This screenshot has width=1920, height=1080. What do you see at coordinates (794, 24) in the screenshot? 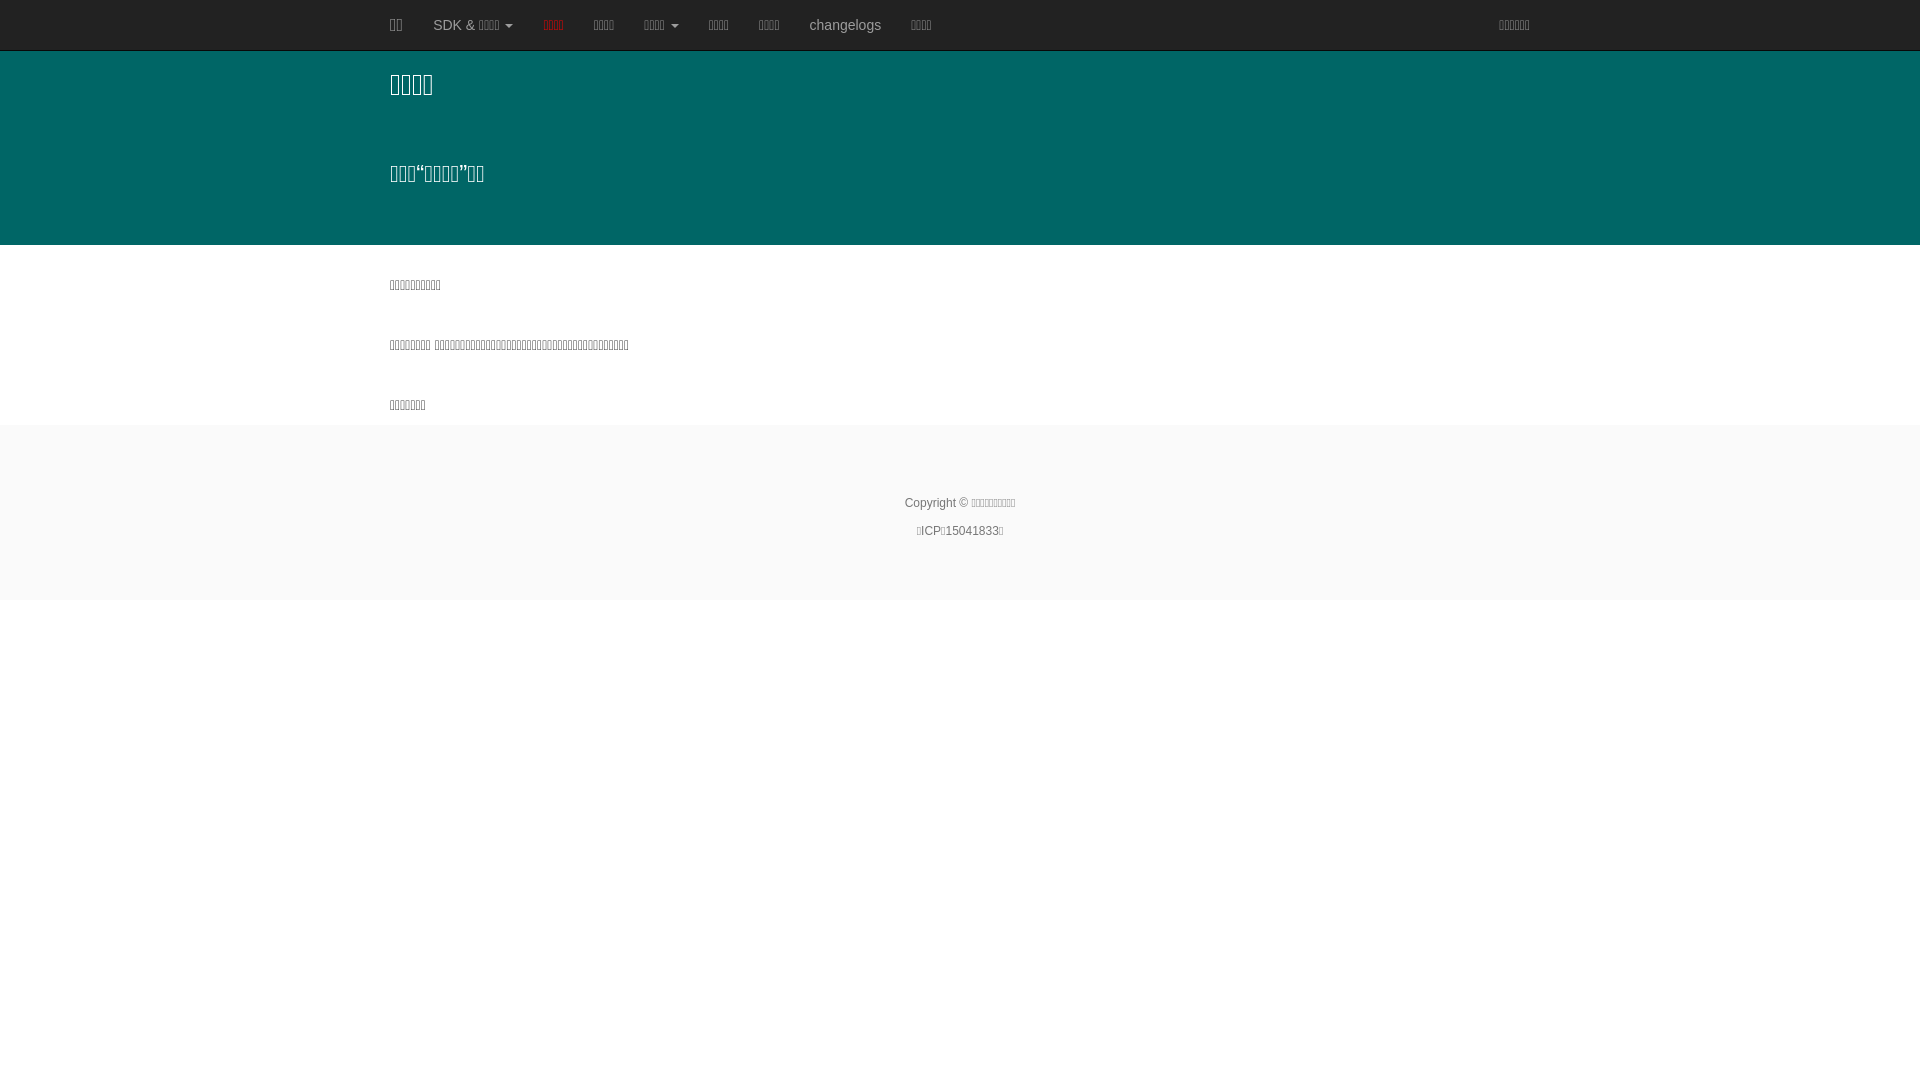
I see `'changelogs'` at bounding box center [794, 24].